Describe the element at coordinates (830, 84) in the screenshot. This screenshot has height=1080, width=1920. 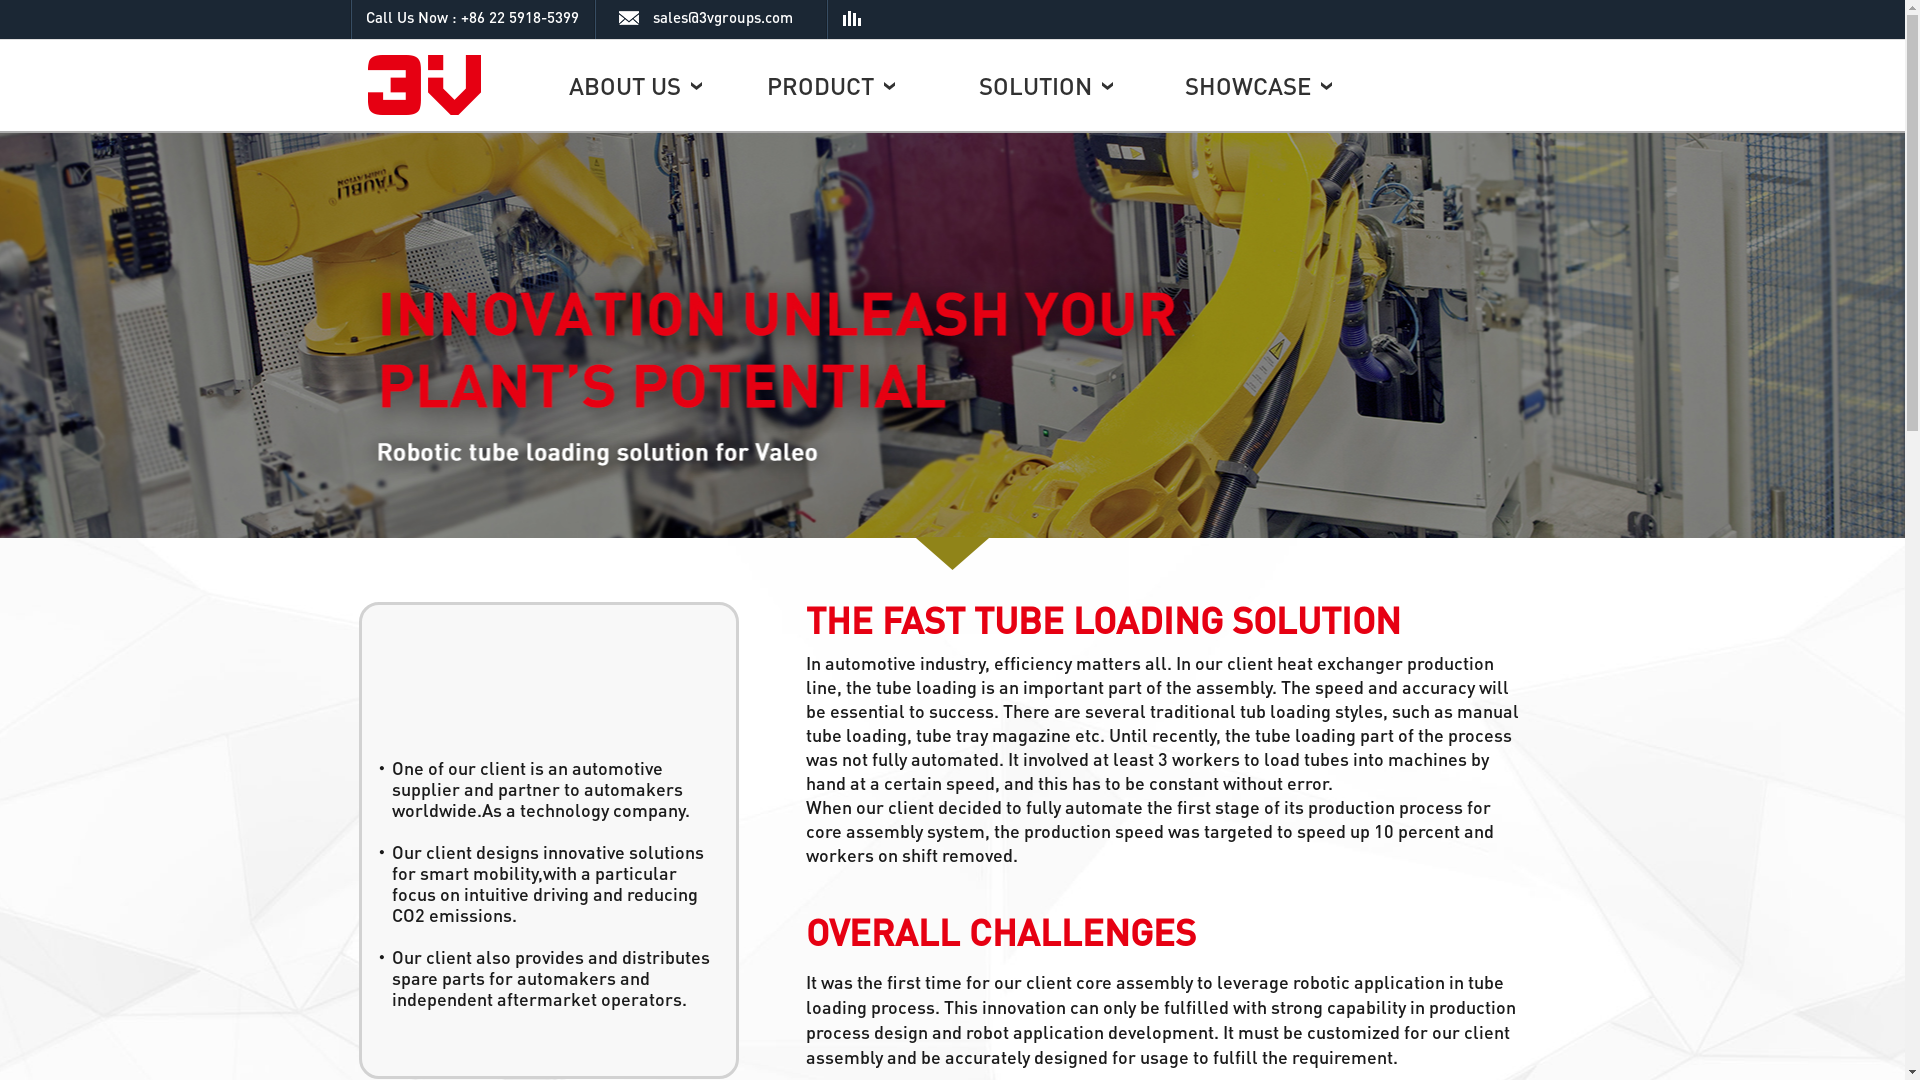
I see `'PRODUCT'` at that location.